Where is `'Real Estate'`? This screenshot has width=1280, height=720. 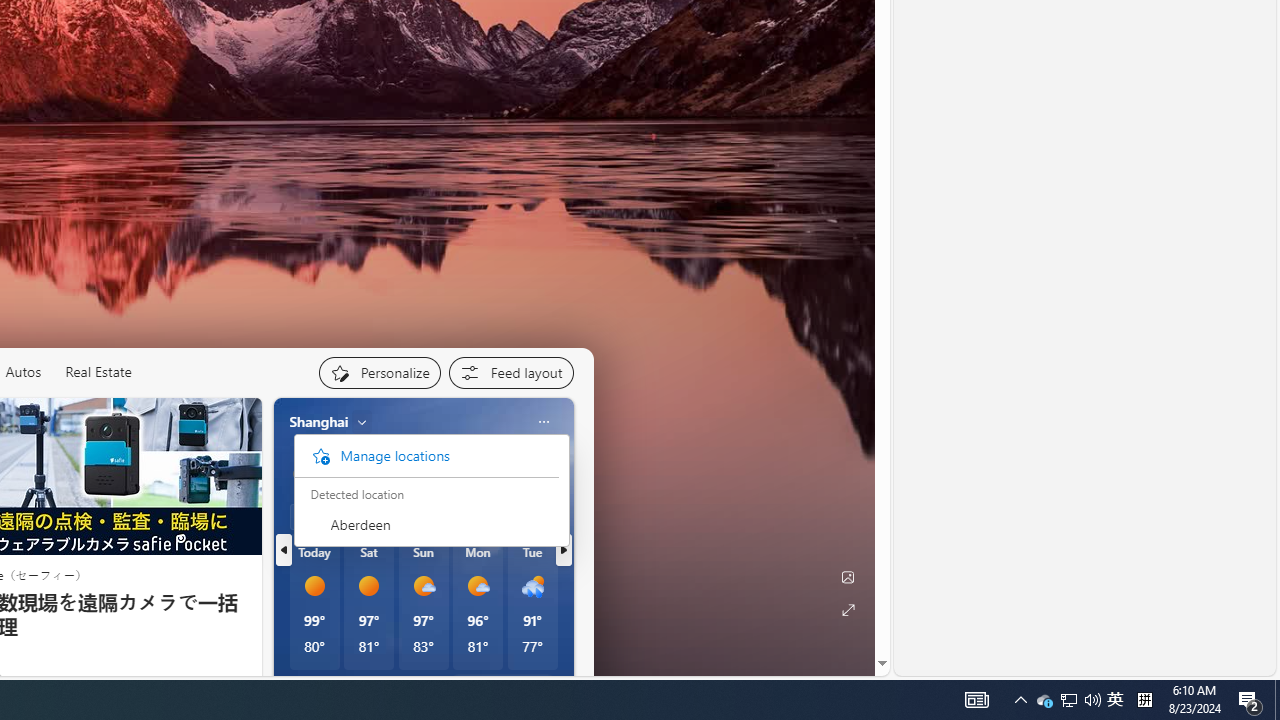 'Real Estate' is located at coordinates (96, 372).